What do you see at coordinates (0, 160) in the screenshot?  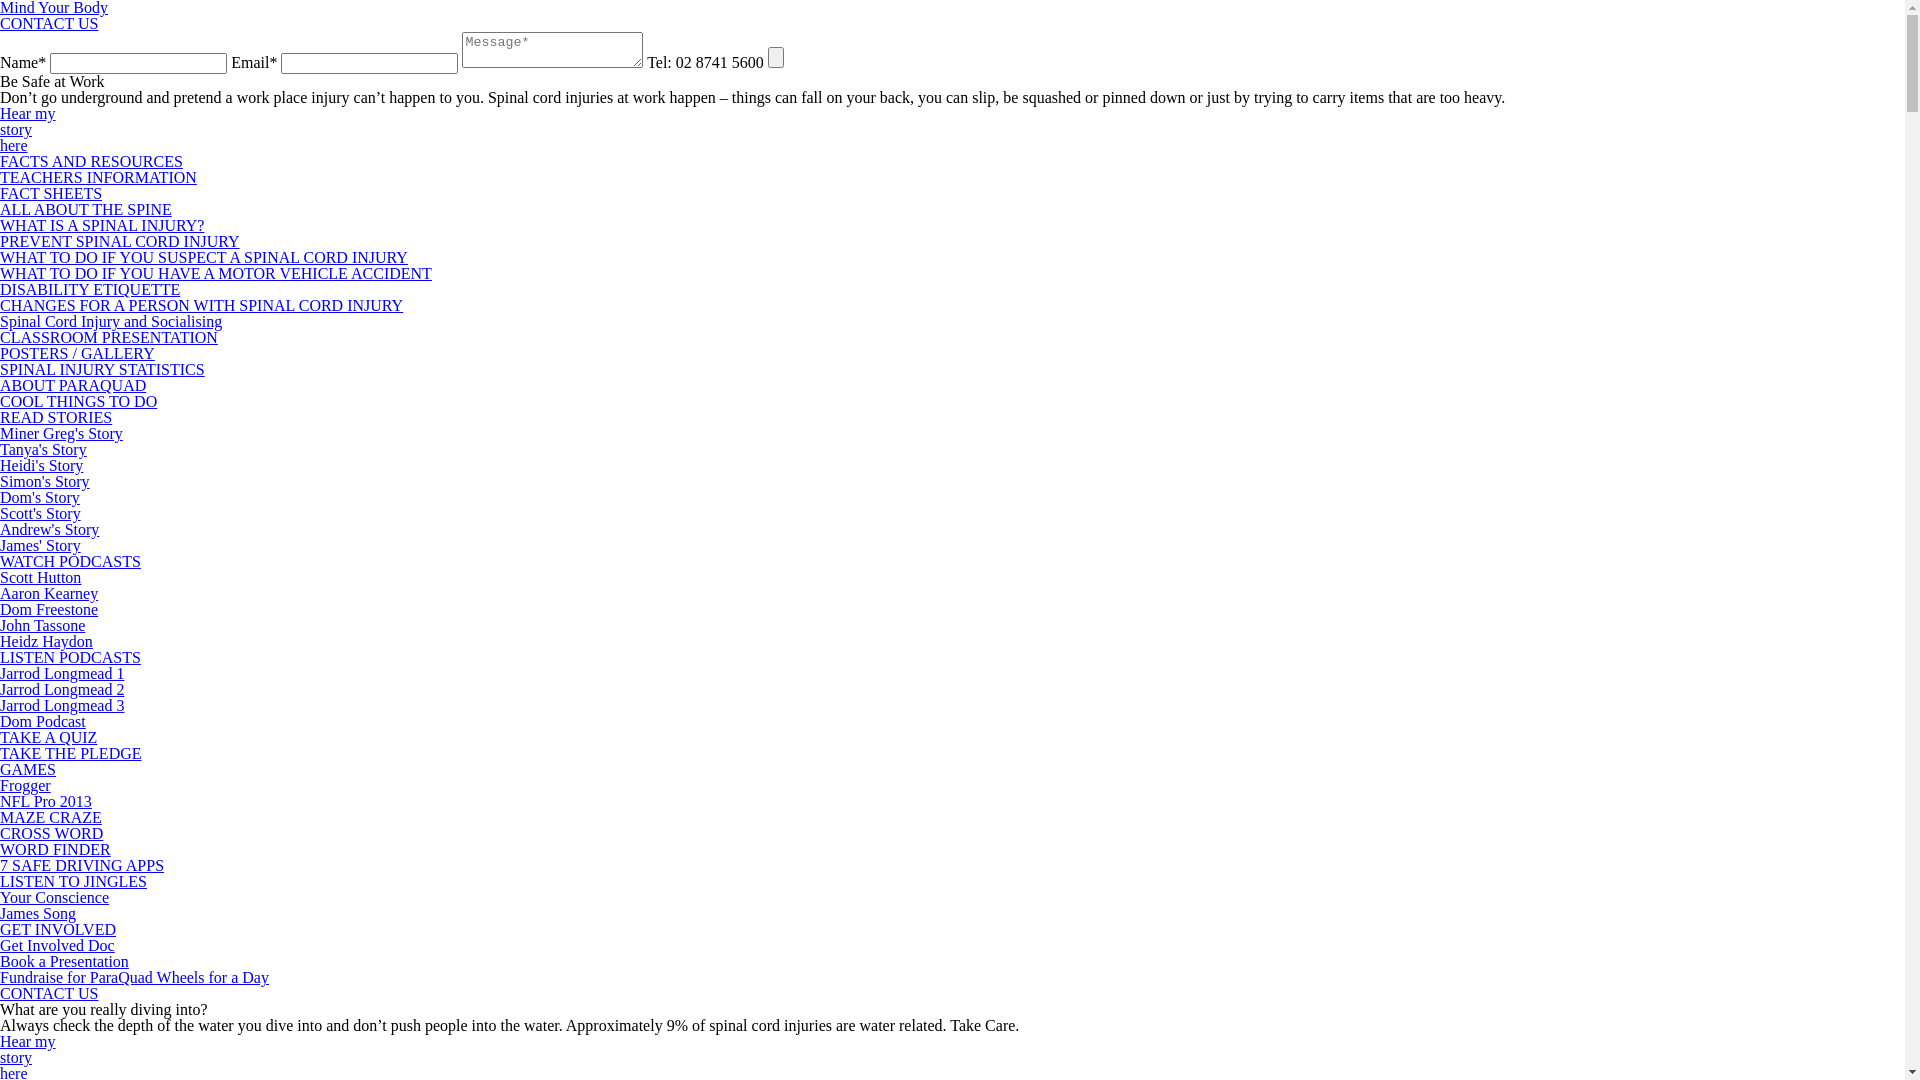 I see `'FACTS AND RESOURCES'` at bounding box center [0, 160].